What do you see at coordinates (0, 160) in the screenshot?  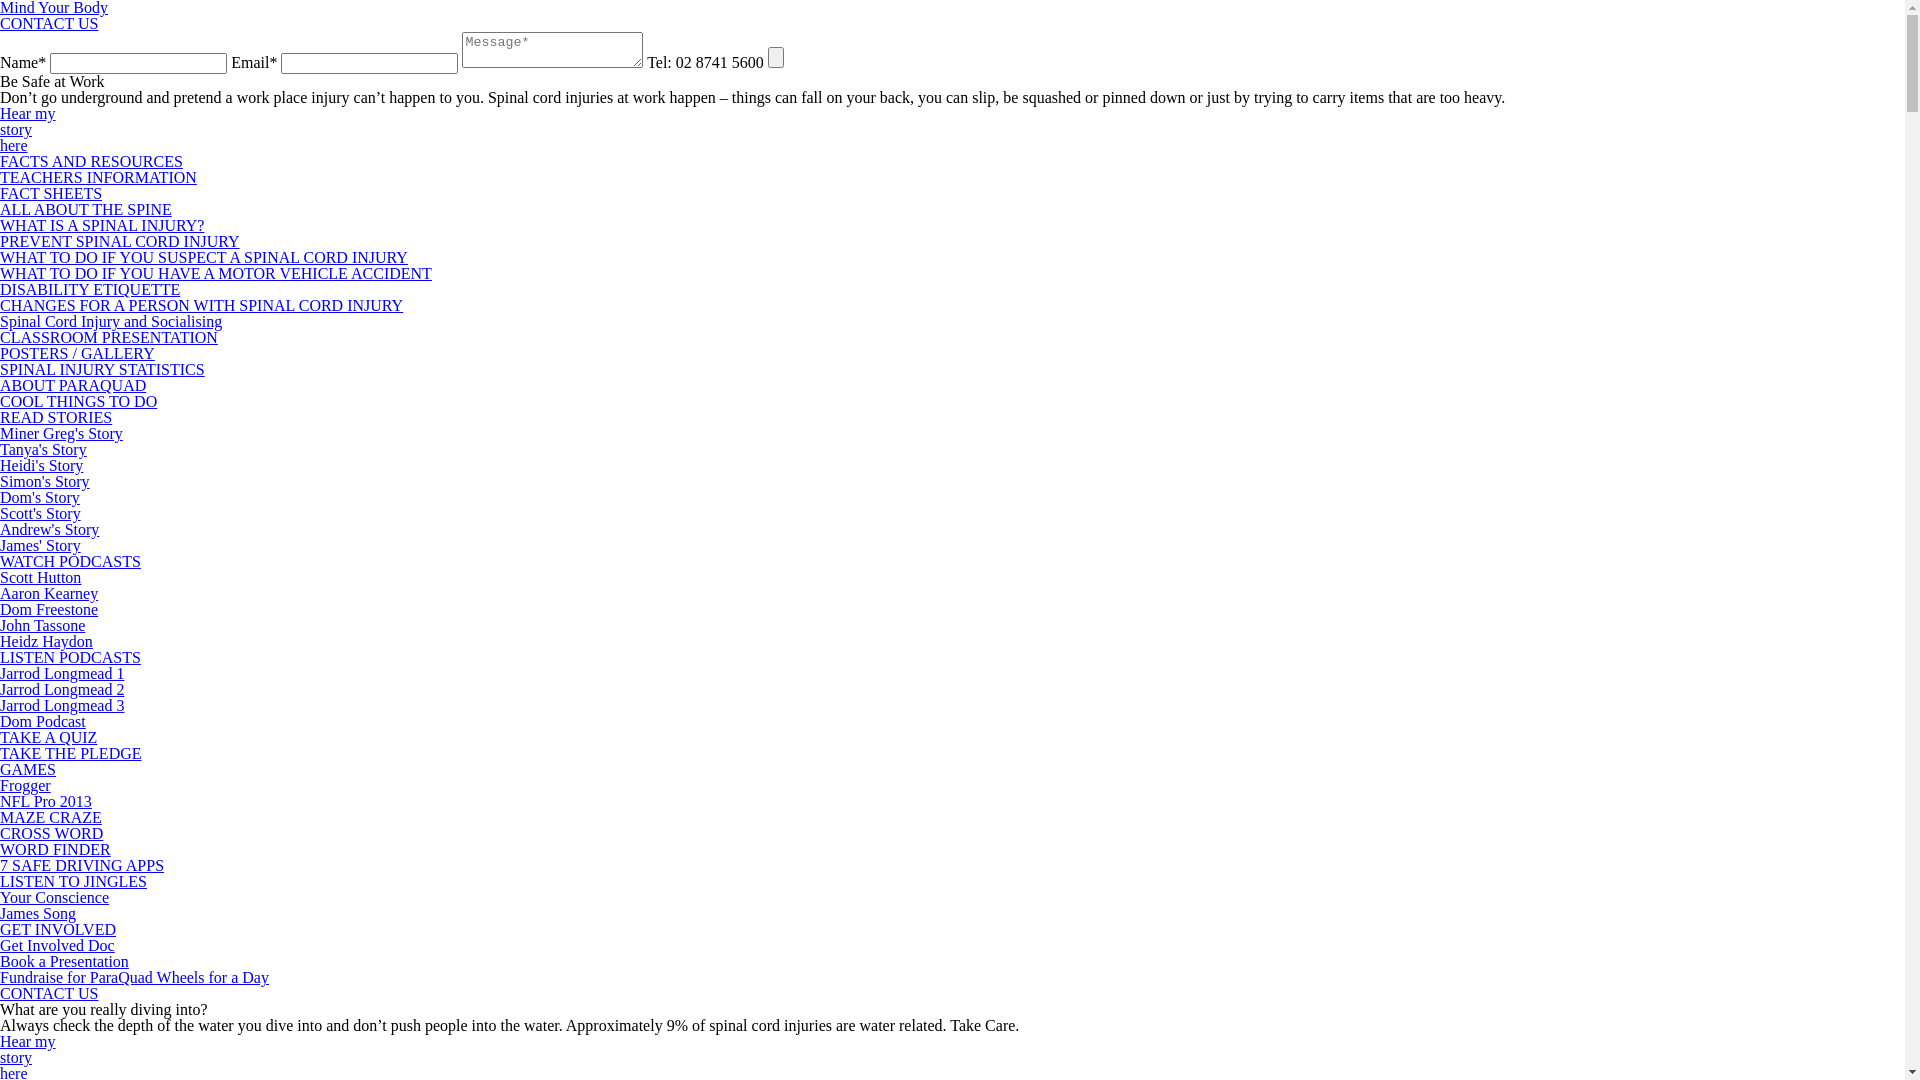 I see `'FACTS AND RESOURCES'` at bounding box center [0, 160].